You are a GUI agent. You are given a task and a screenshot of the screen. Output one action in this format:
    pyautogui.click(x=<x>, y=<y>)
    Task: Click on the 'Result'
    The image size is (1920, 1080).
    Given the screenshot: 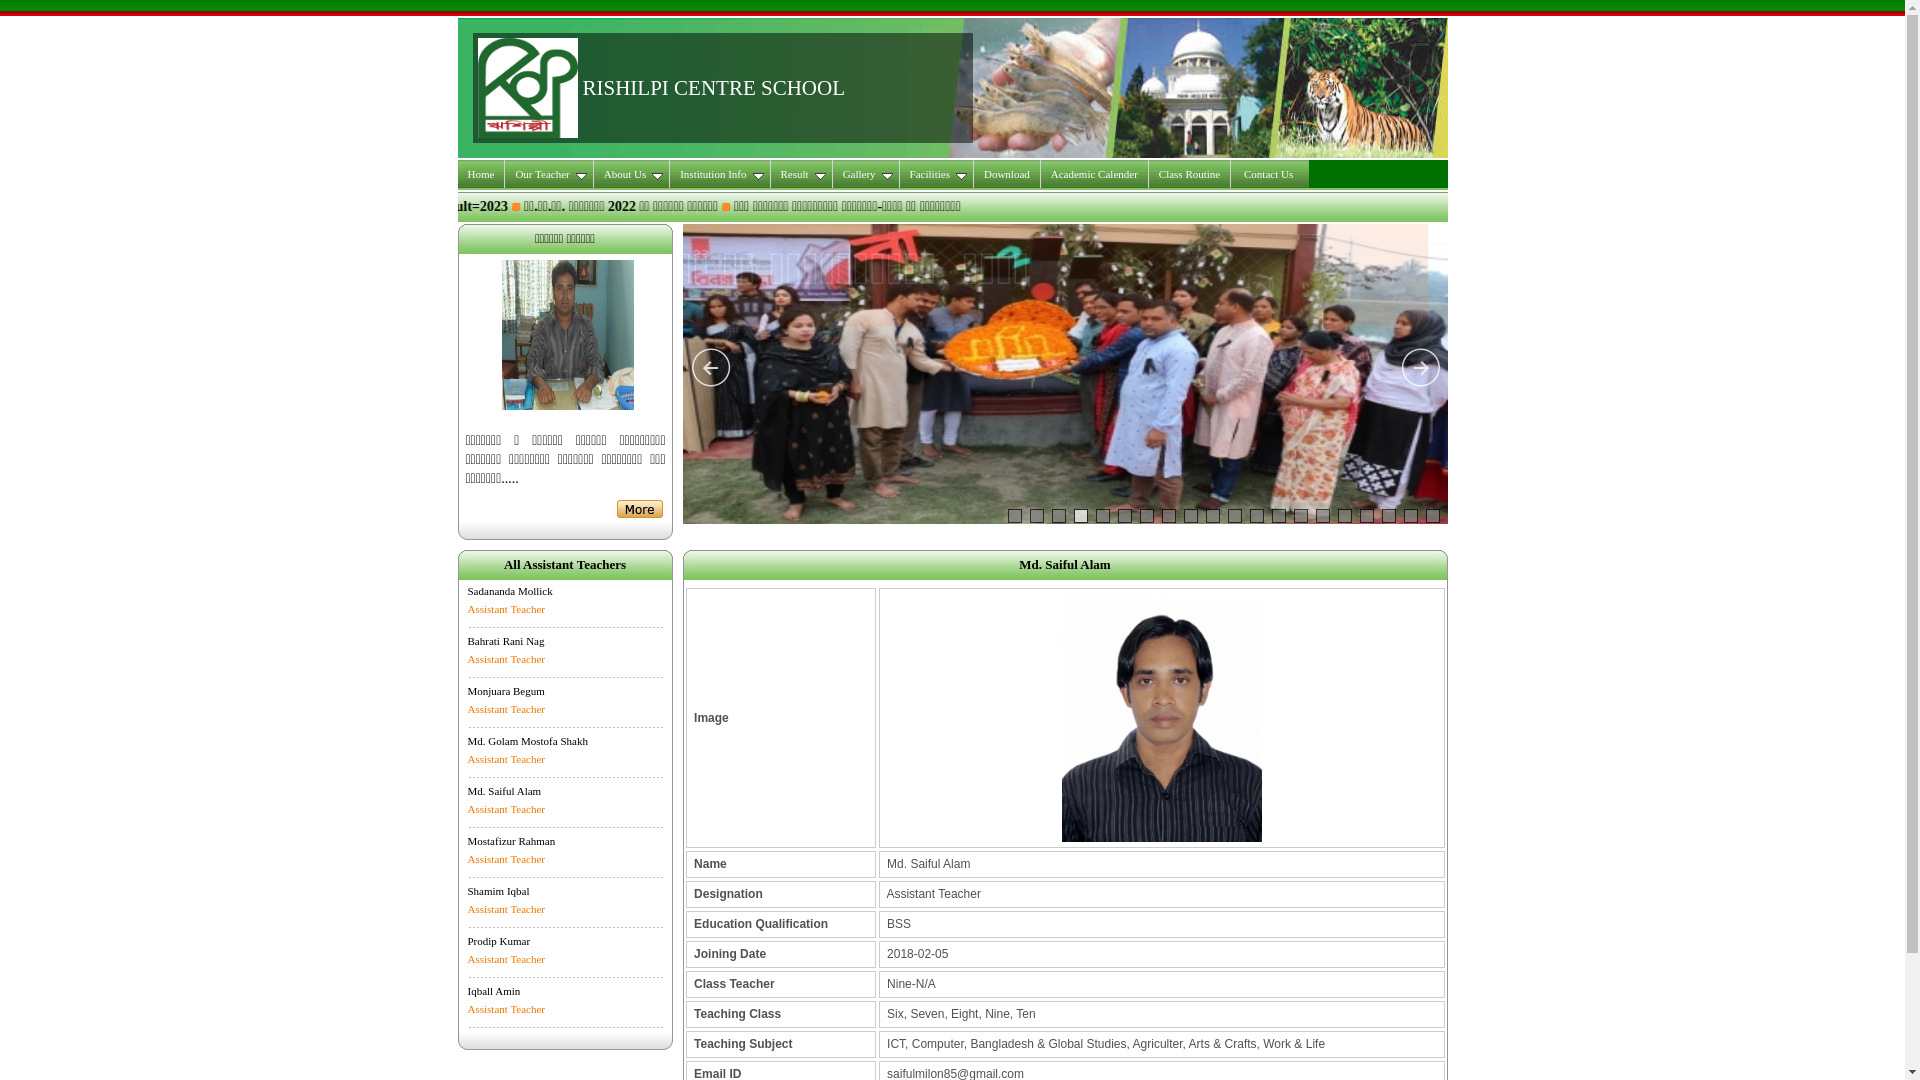 What is the action you would take?
    pyautogui.click(x=801, y=172)
    